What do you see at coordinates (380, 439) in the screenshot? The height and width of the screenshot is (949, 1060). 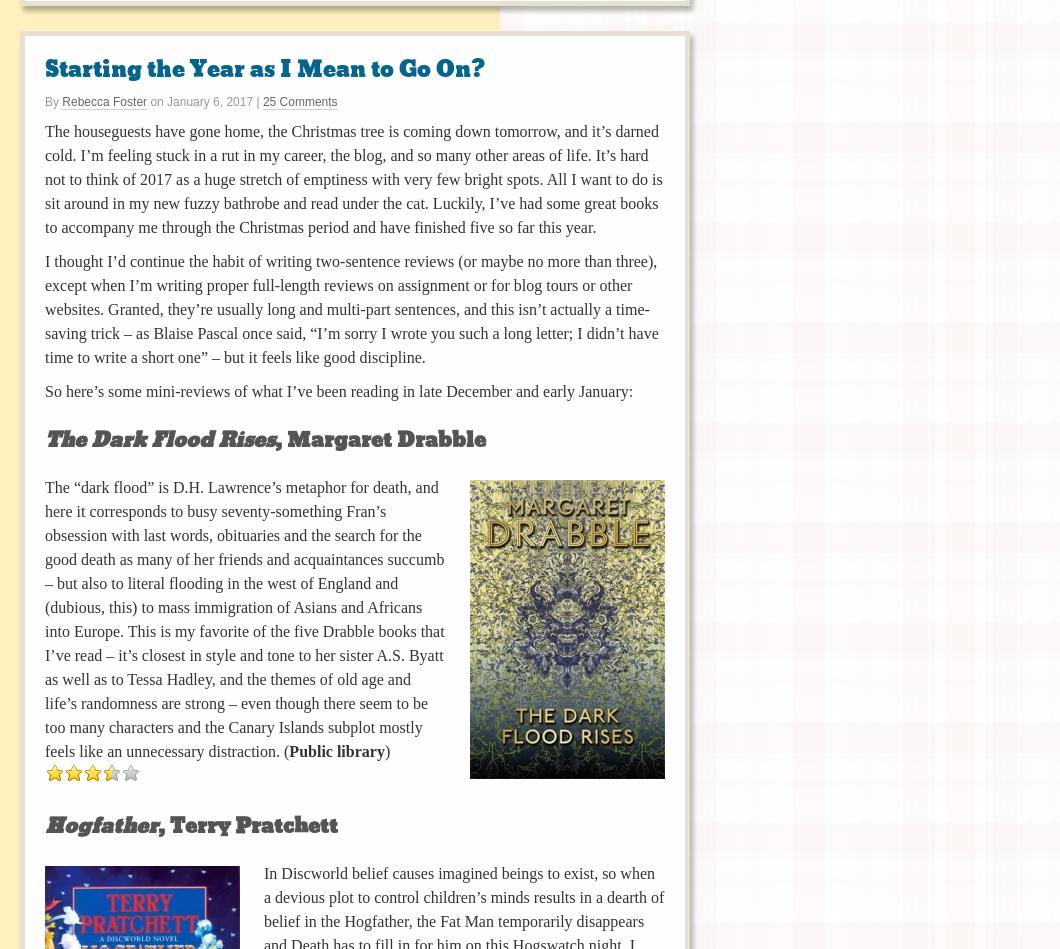 I see `', Margaret Drabble'` at bounding box center [380, 439].